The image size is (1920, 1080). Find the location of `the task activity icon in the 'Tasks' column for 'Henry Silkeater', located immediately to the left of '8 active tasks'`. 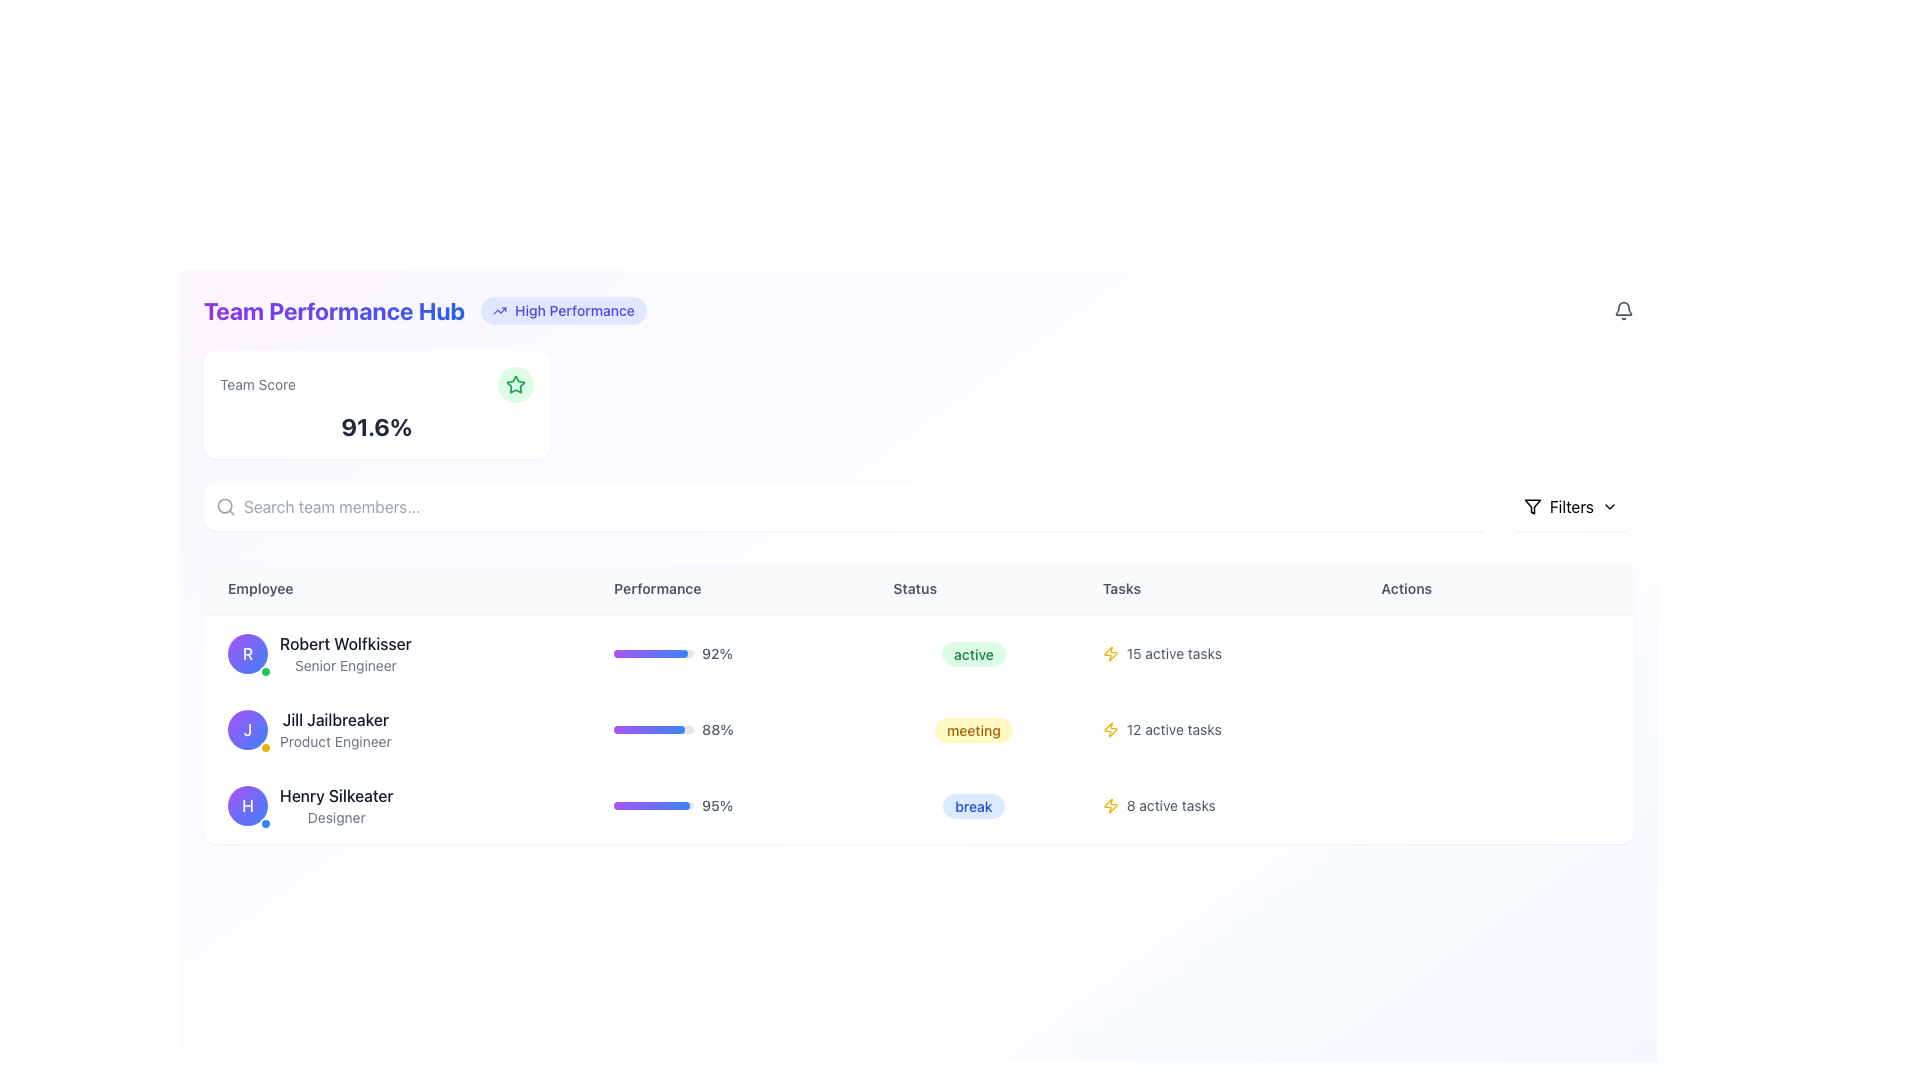

the task activity icon in the 'Tasks' column for 'Henry Silkeater', located immediately to the left of '8 active tasks' is located at coordinates (1109, 805).